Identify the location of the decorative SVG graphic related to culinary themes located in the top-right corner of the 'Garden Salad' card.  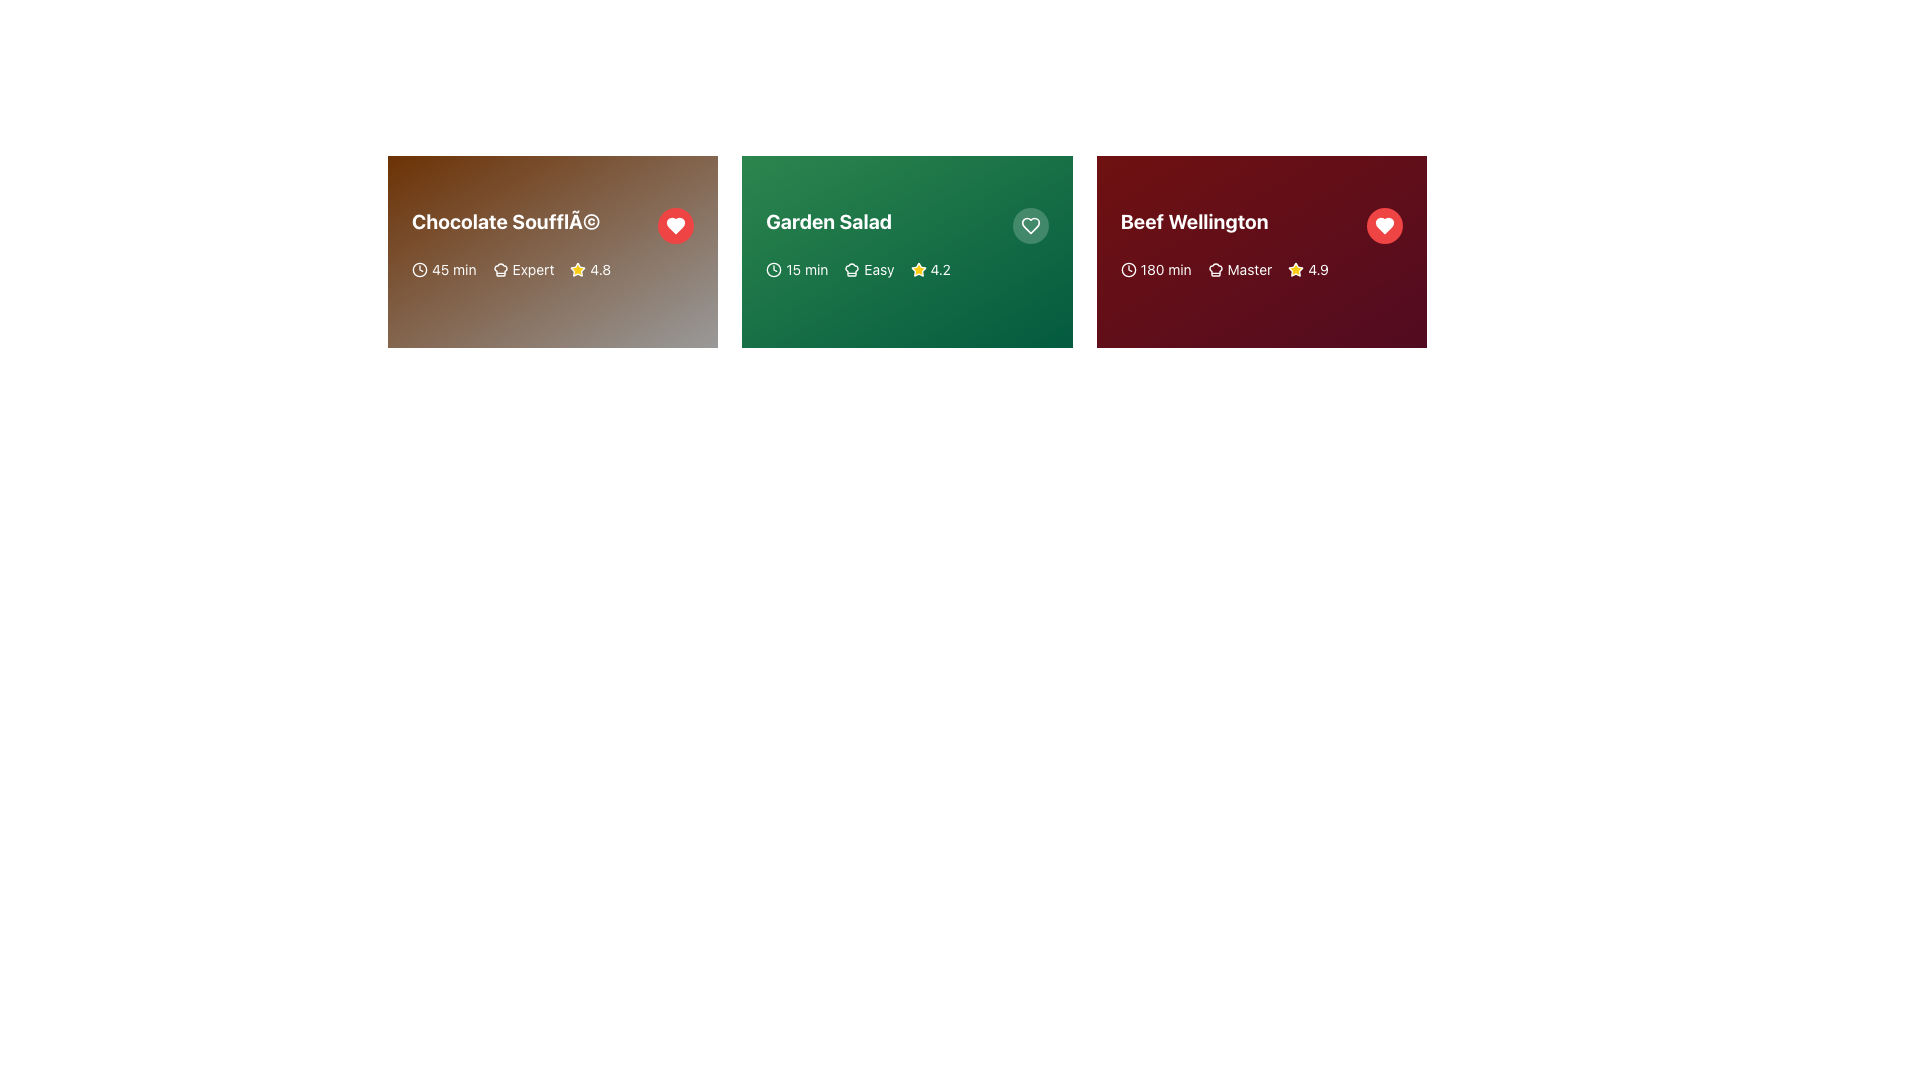
(852, 270).